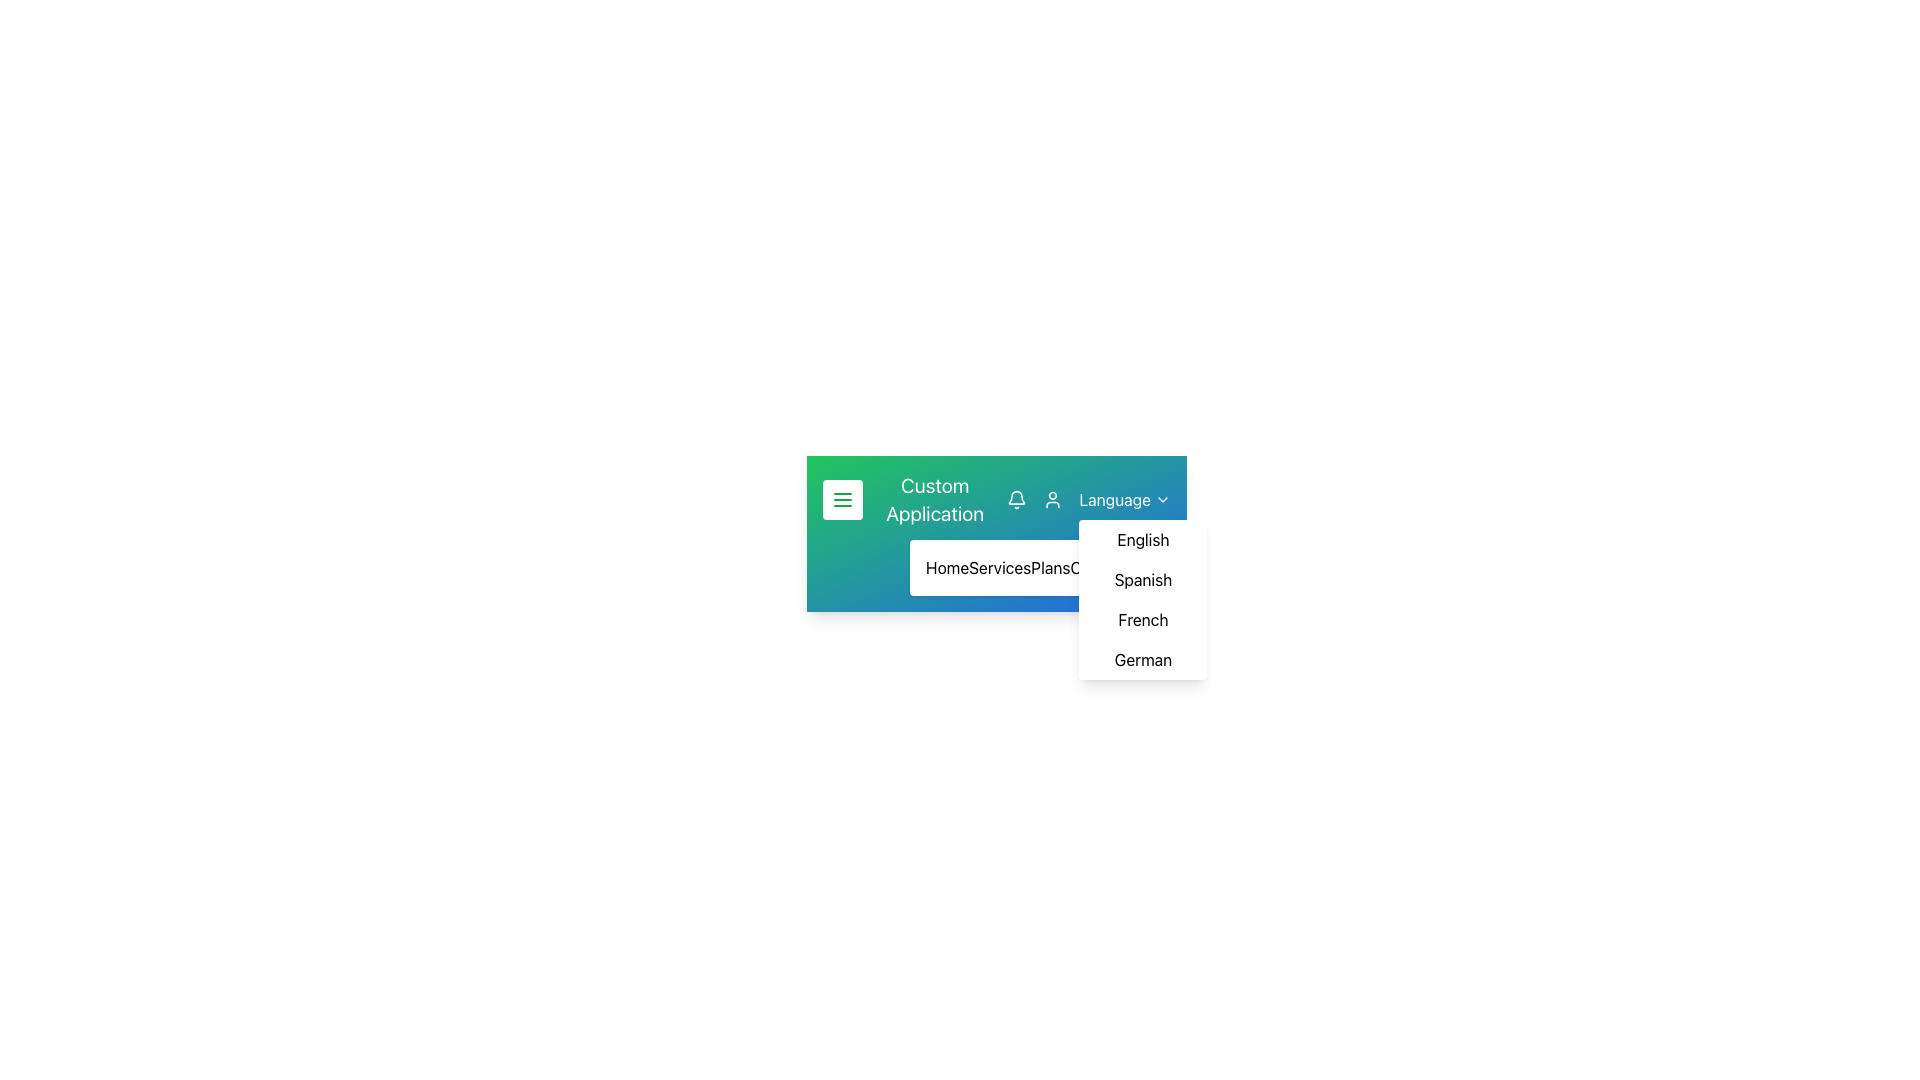 This screenshot has height=1080, width=1920. I want to click on the 'English' text label element in the dropdown menu adjacent to the 'Language' label, so click(1143, 540).